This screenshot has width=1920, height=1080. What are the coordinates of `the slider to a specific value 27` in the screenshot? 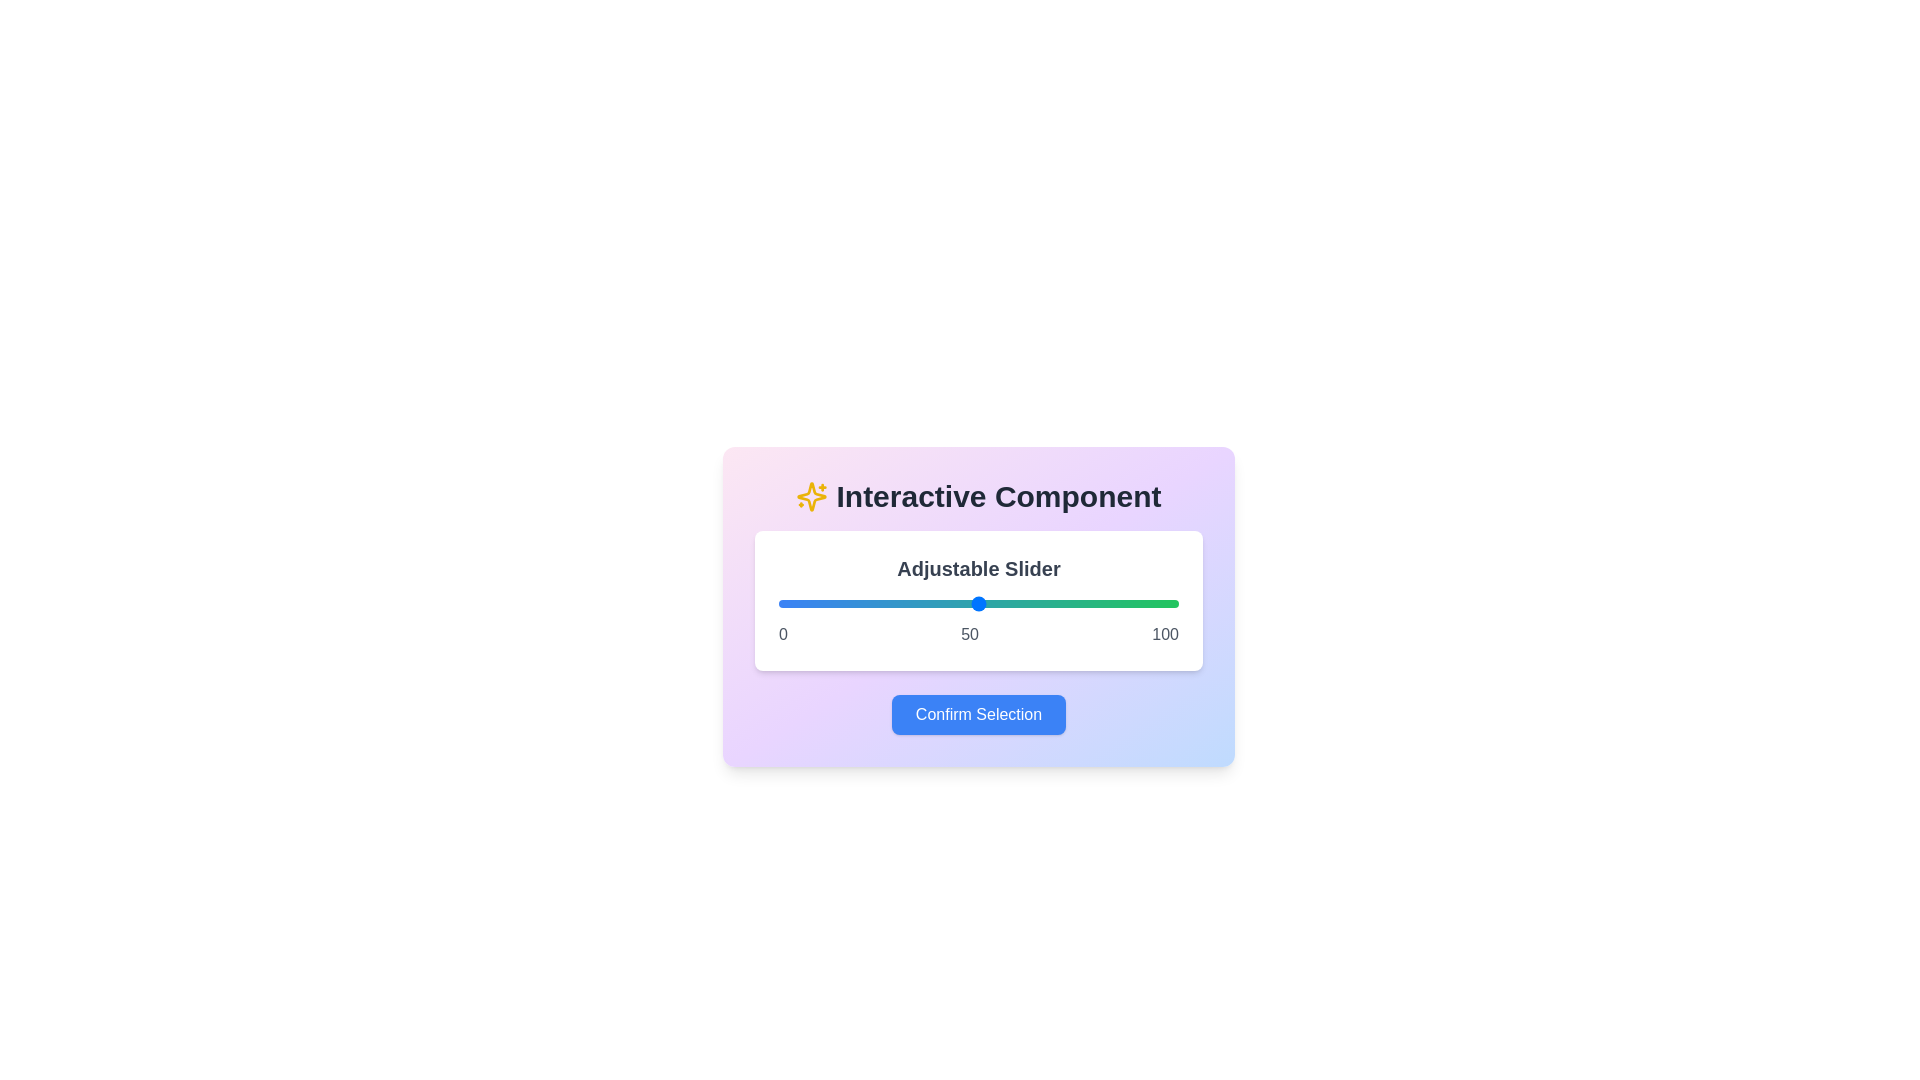 It's located at (886, 603).